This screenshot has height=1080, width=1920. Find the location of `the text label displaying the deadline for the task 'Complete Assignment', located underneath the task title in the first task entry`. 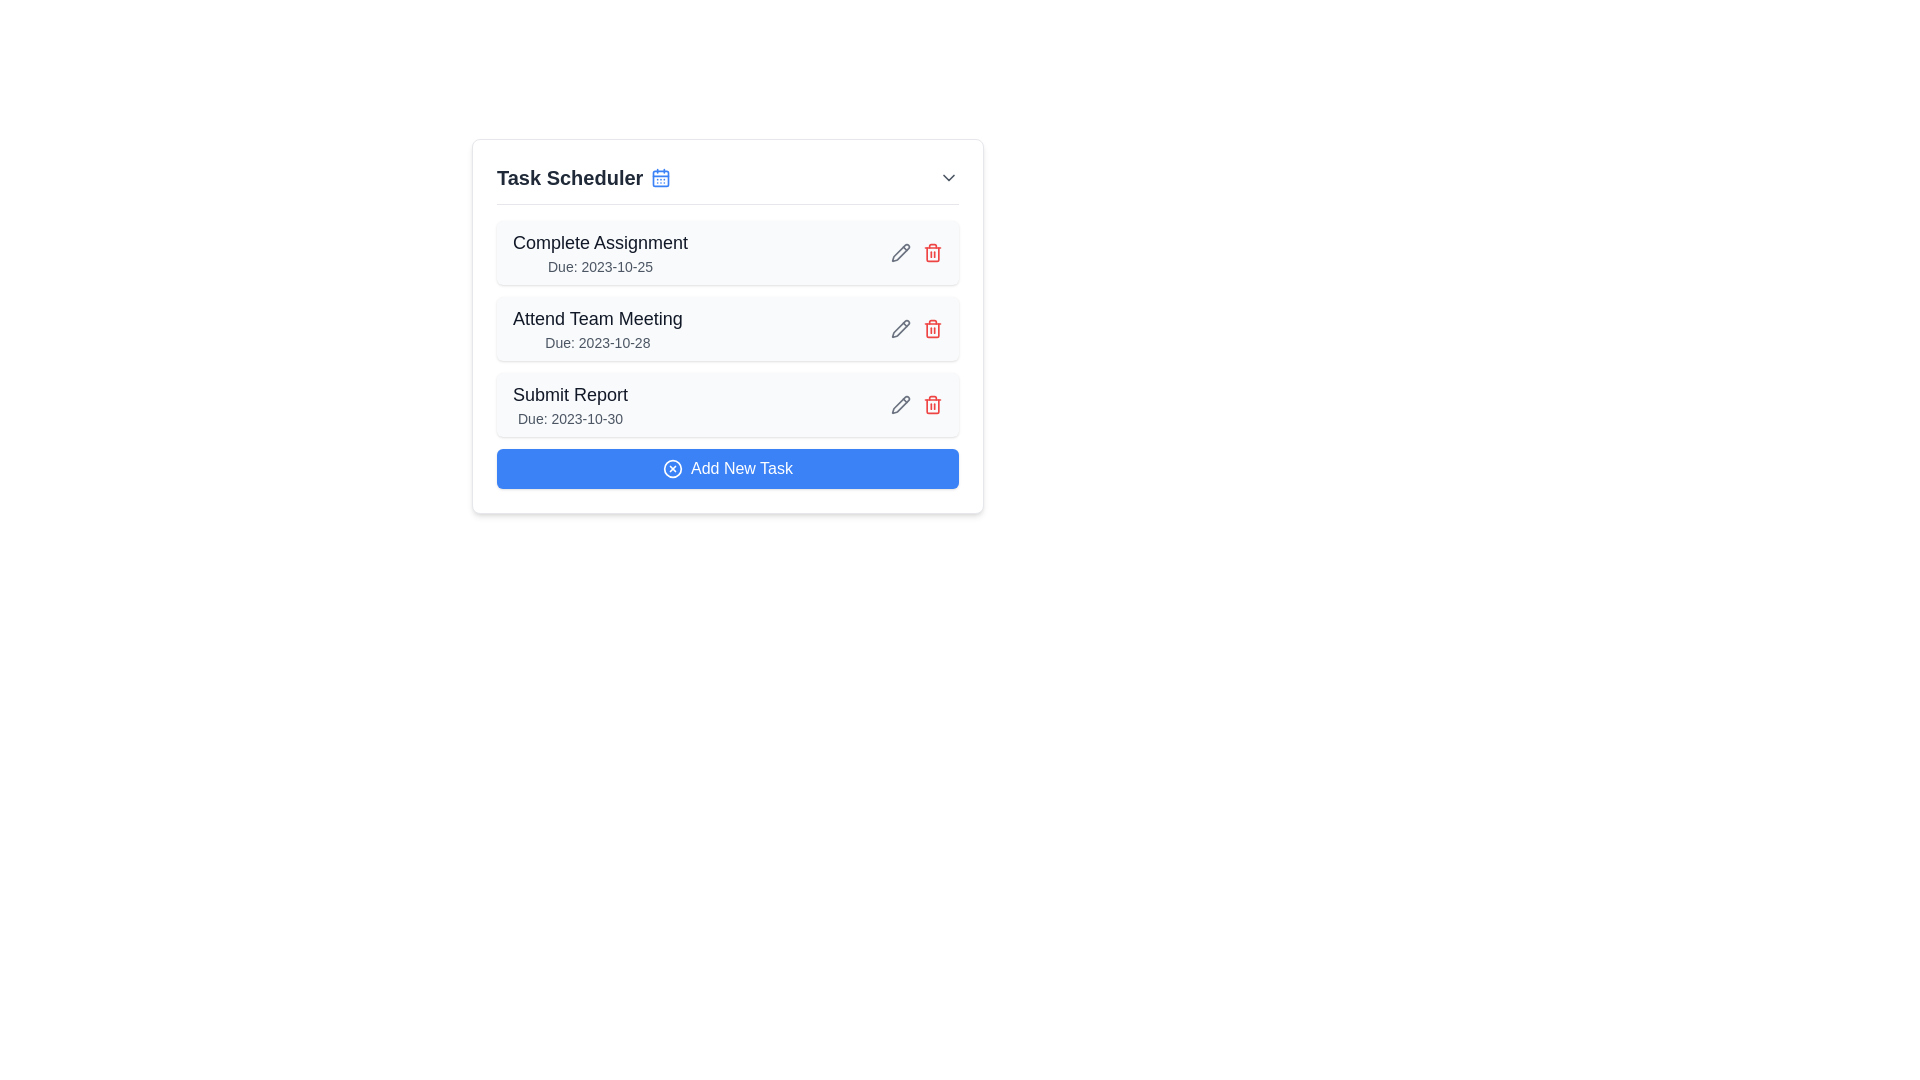

the text label displaying the deadline for the task 'Complete Assignment', located underneath the task title in the first task entry is located at coordinates (599, 265).